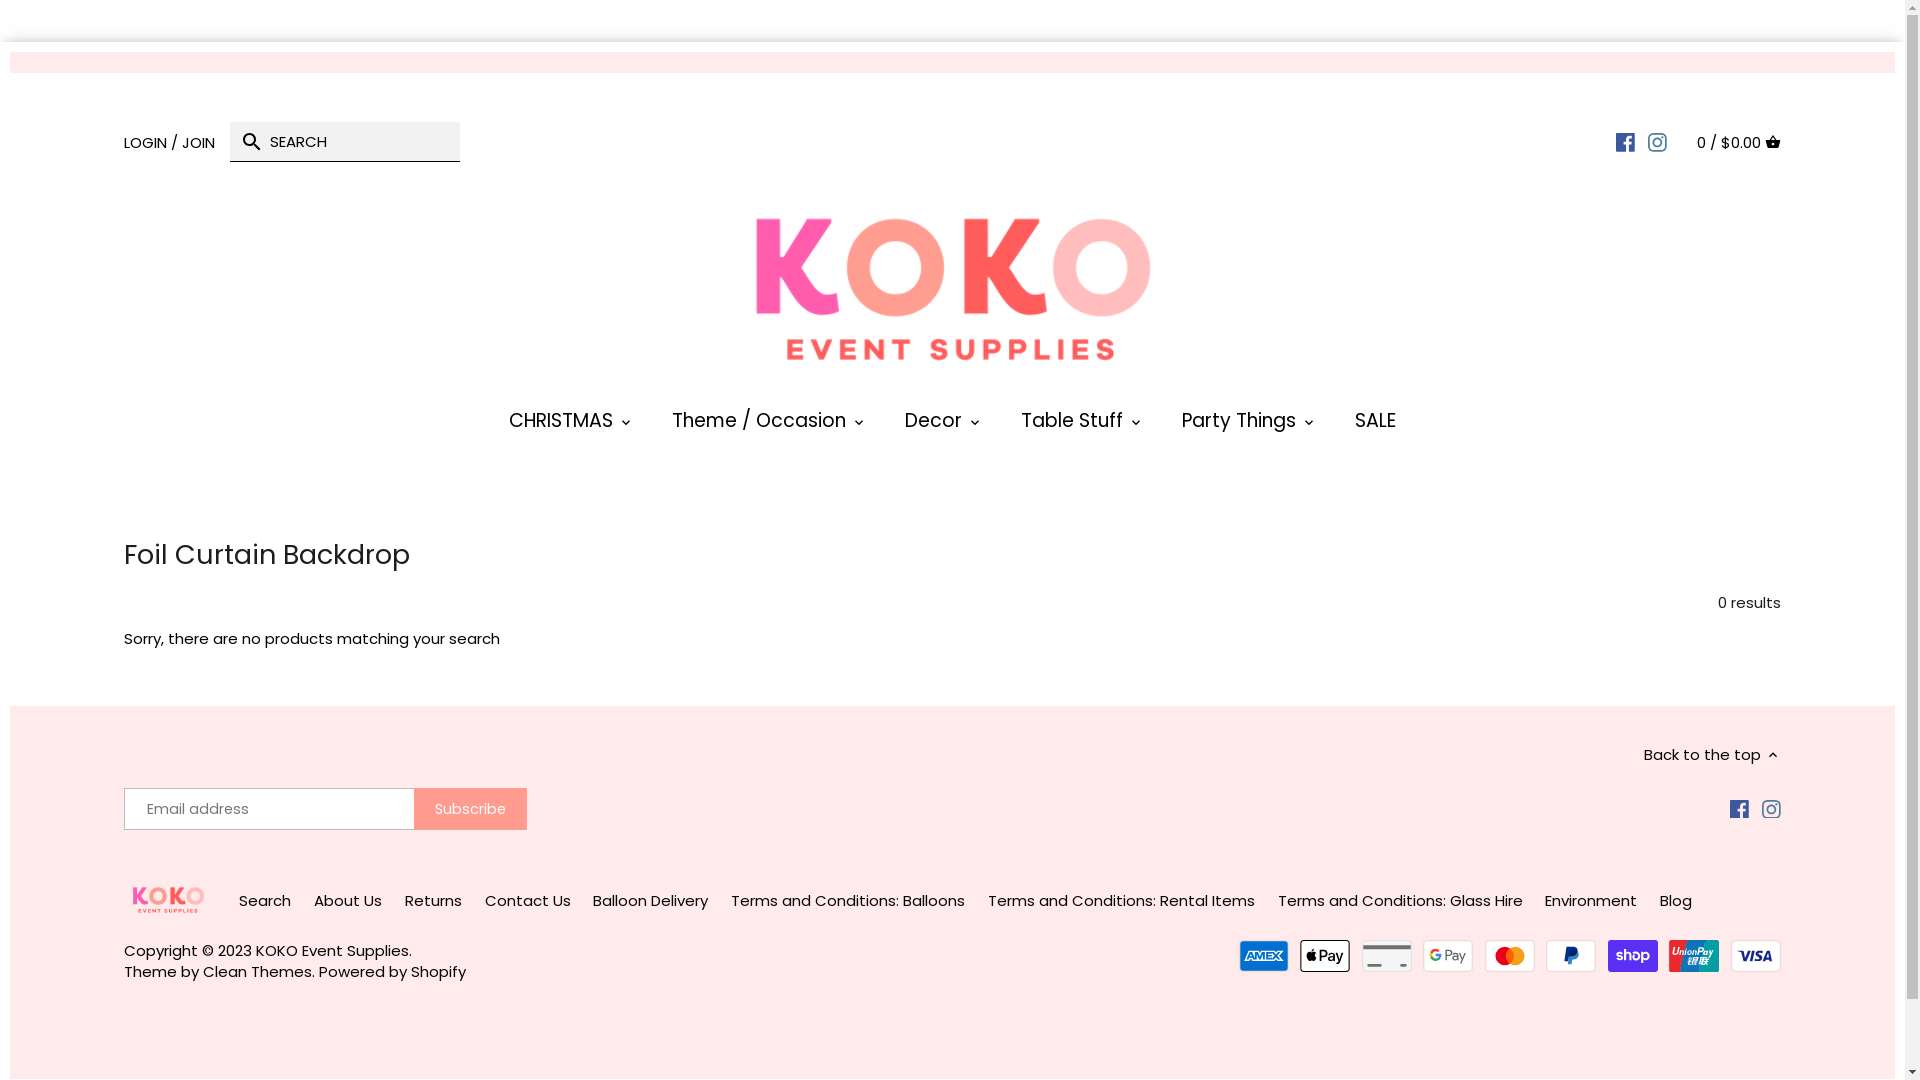 This screenshot has height=1080, width=1920. What do you see at coordinates (1675, 900) in the screenshot?
I see `'Blog'` at bounding box center [1675, 900].